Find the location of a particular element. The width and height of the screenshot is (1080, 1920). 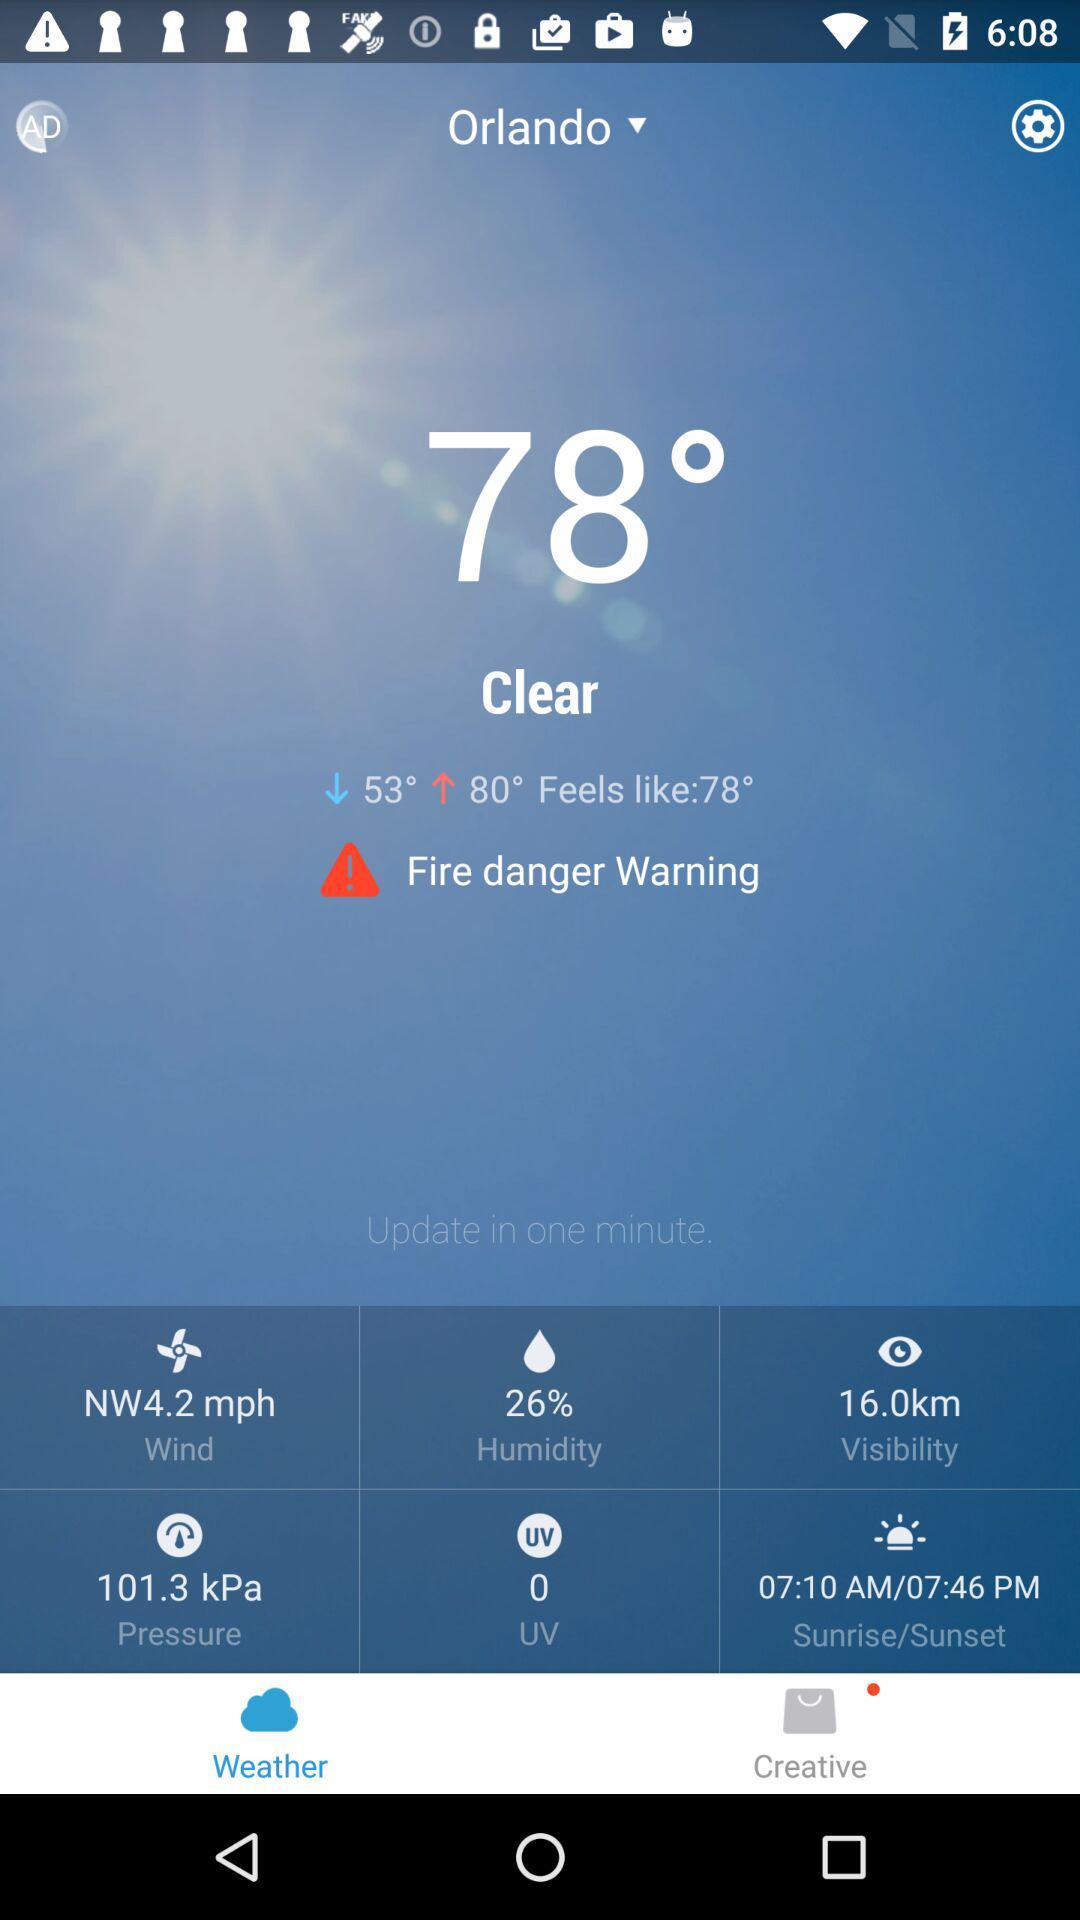

the settings icon is located at coordinates (1036, 133).